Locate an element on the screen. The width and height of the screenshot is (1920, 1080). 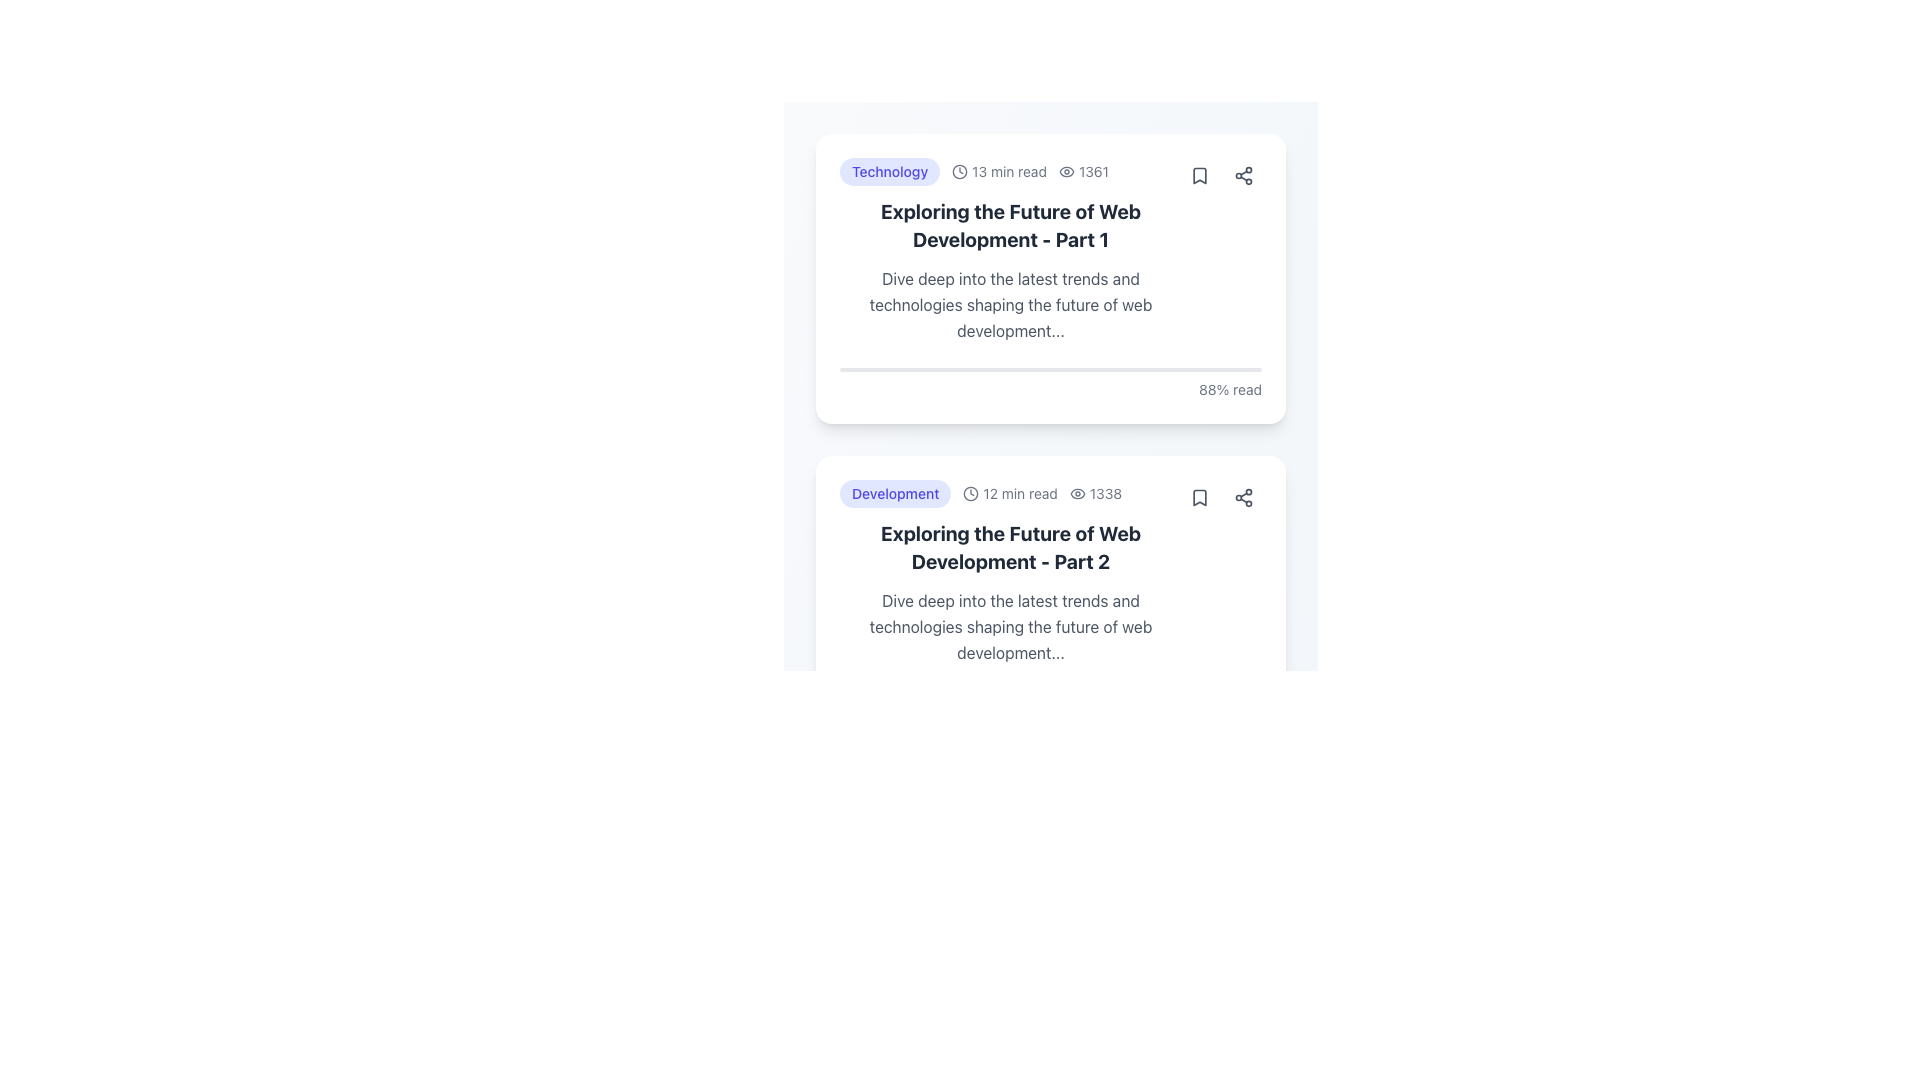
the static bookmark icon in the top-right corner of the card layout, which serves as a visual indicator for the bookmark feature is located at coordinates (1200, 175).